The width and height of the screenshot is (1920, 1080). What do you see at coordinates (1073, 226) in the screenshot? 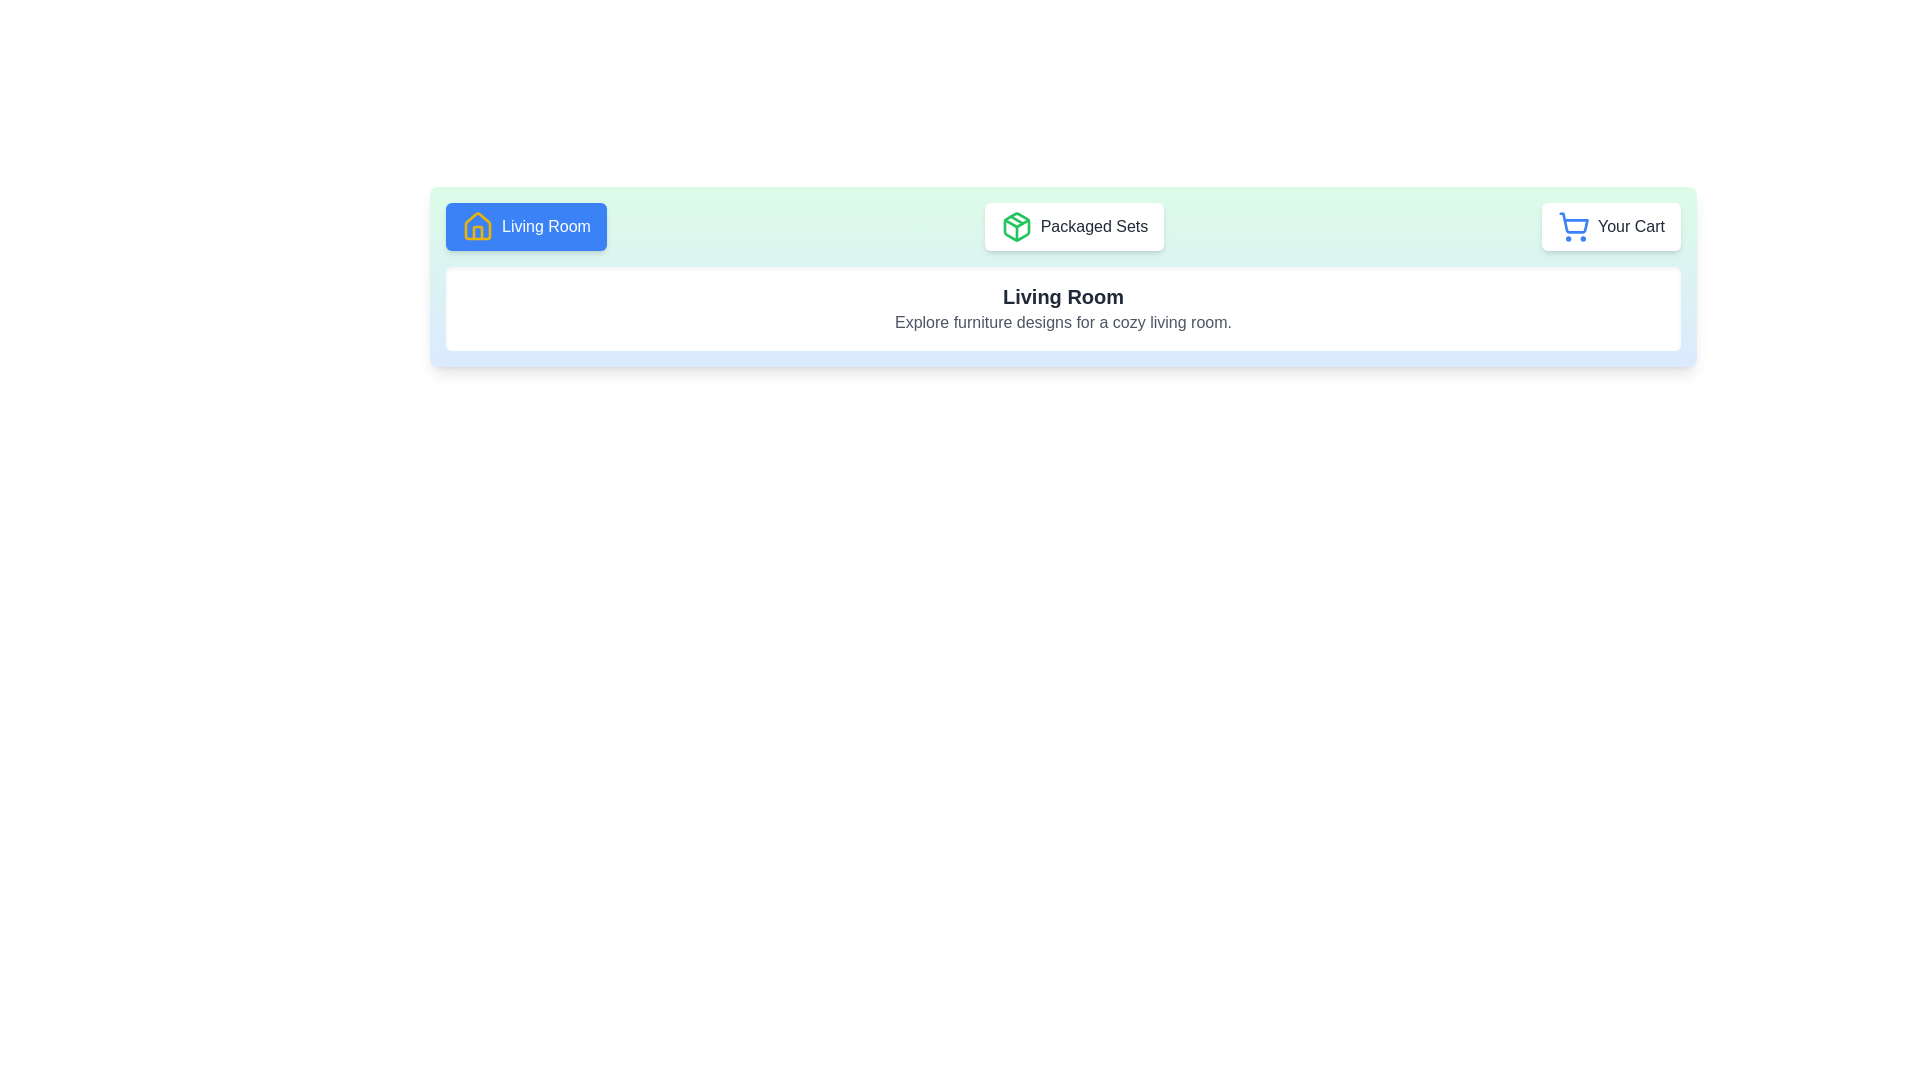
I see `the feature Packaged Sets by clicking the corresponding button` at bounding box center [1073, 226].